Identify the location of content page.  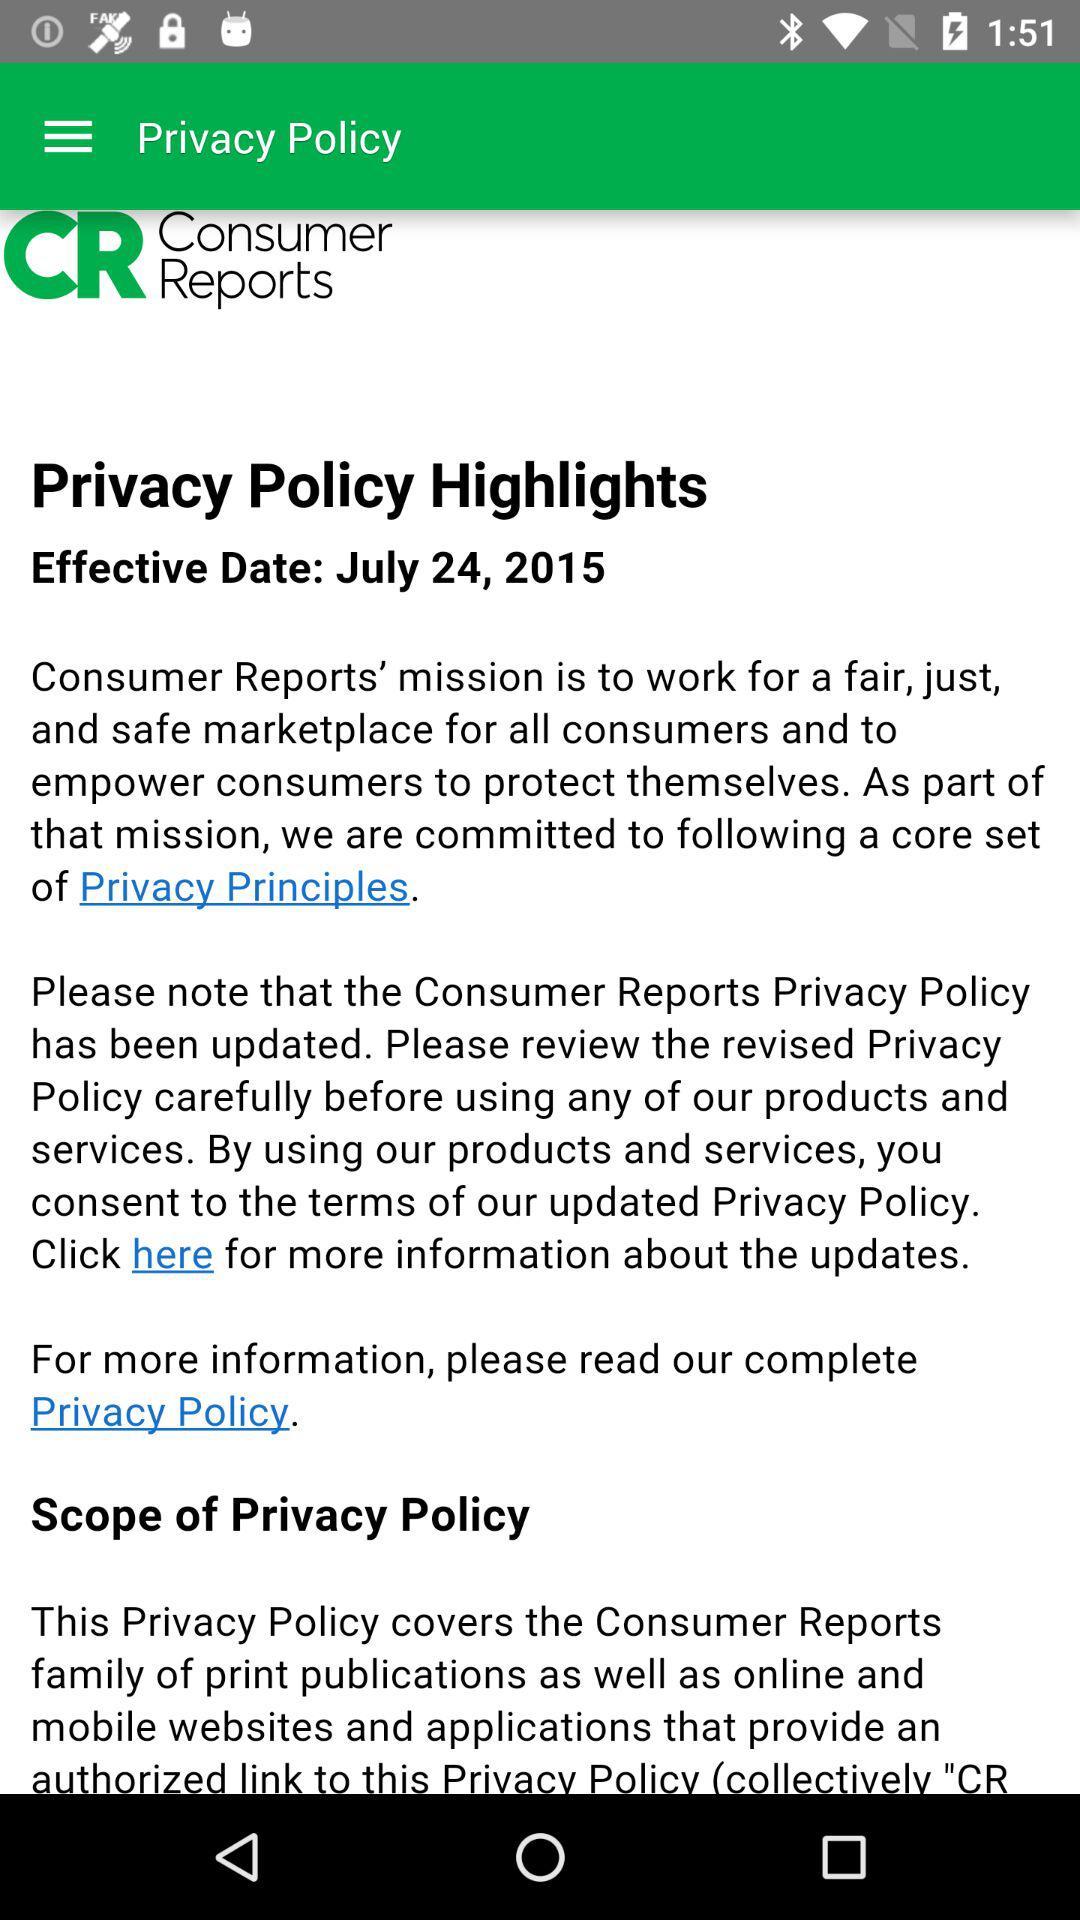
(540, 1002).